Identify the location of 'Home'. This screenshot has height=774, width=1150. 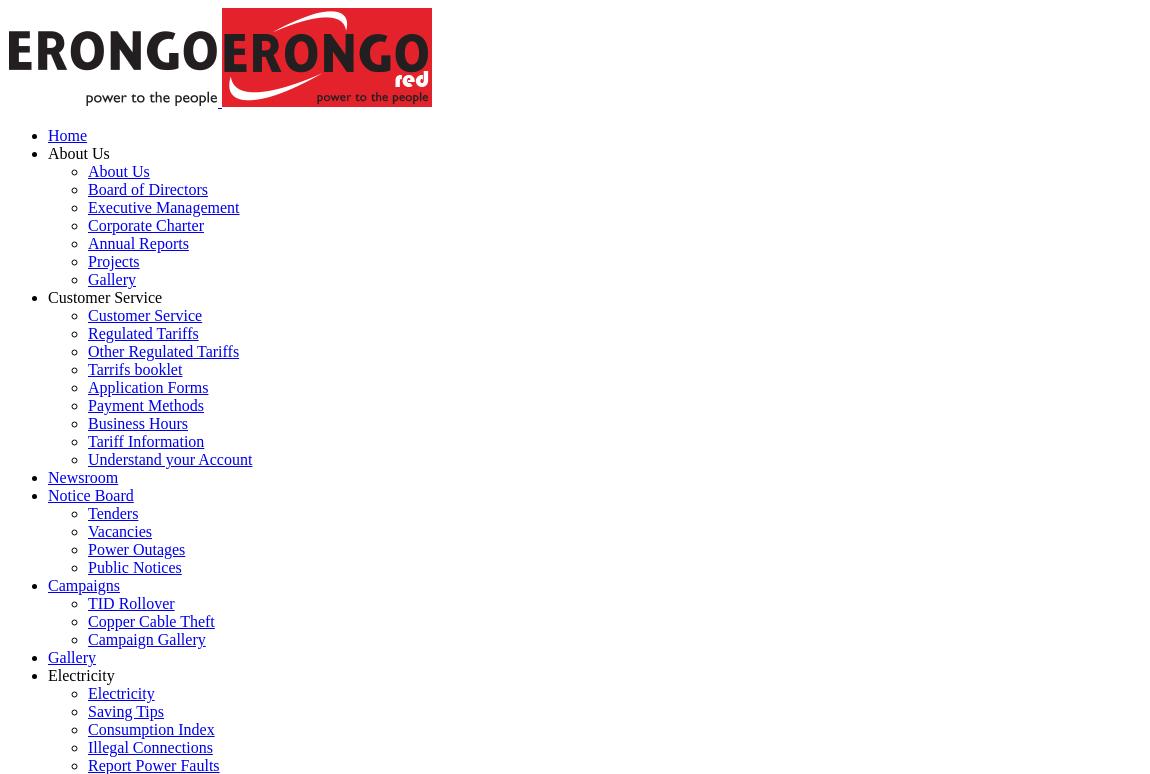
(66, 134).